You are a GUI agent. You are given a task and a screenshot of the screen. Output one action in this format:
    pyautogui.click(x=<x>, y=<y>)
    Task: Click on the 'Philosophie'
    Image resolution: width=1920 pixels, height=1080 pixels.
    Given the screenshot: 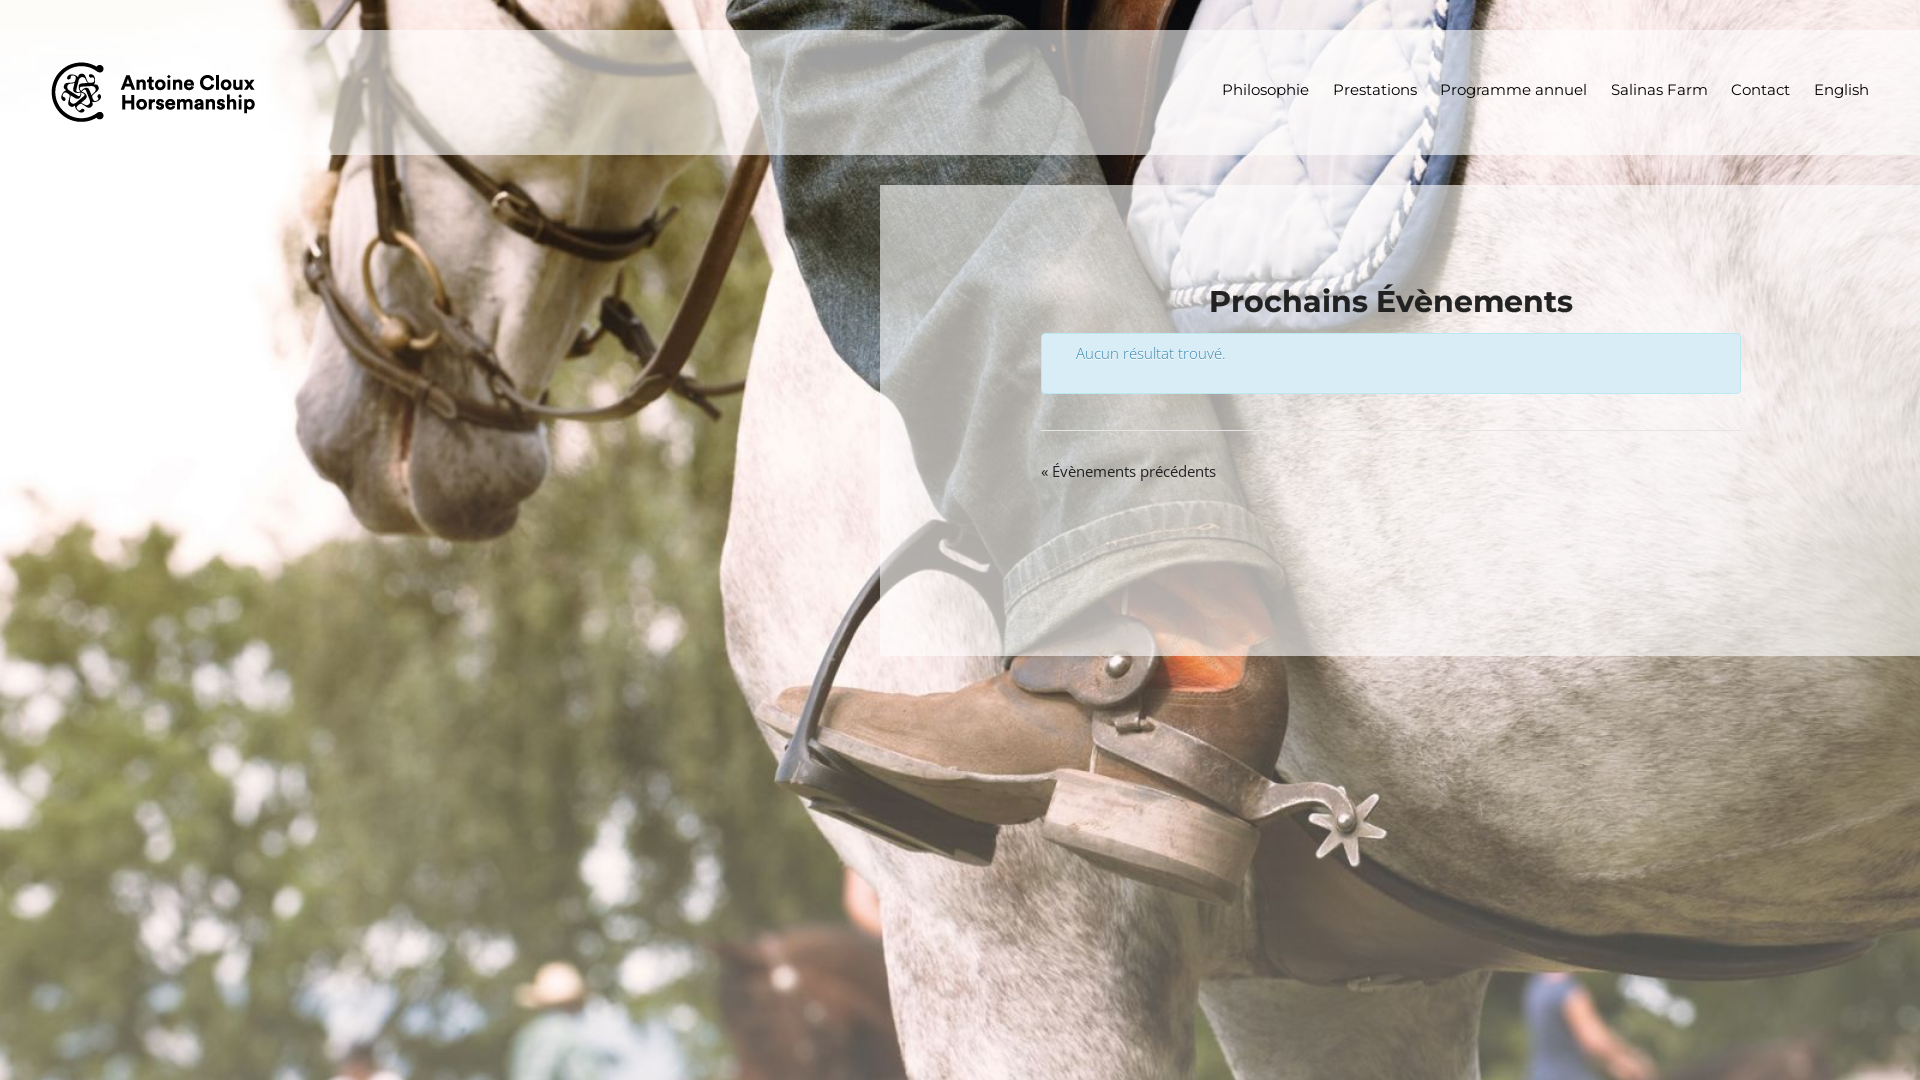 What is the action you would take?
    pyautogui.click(x=1265, y=90)
    